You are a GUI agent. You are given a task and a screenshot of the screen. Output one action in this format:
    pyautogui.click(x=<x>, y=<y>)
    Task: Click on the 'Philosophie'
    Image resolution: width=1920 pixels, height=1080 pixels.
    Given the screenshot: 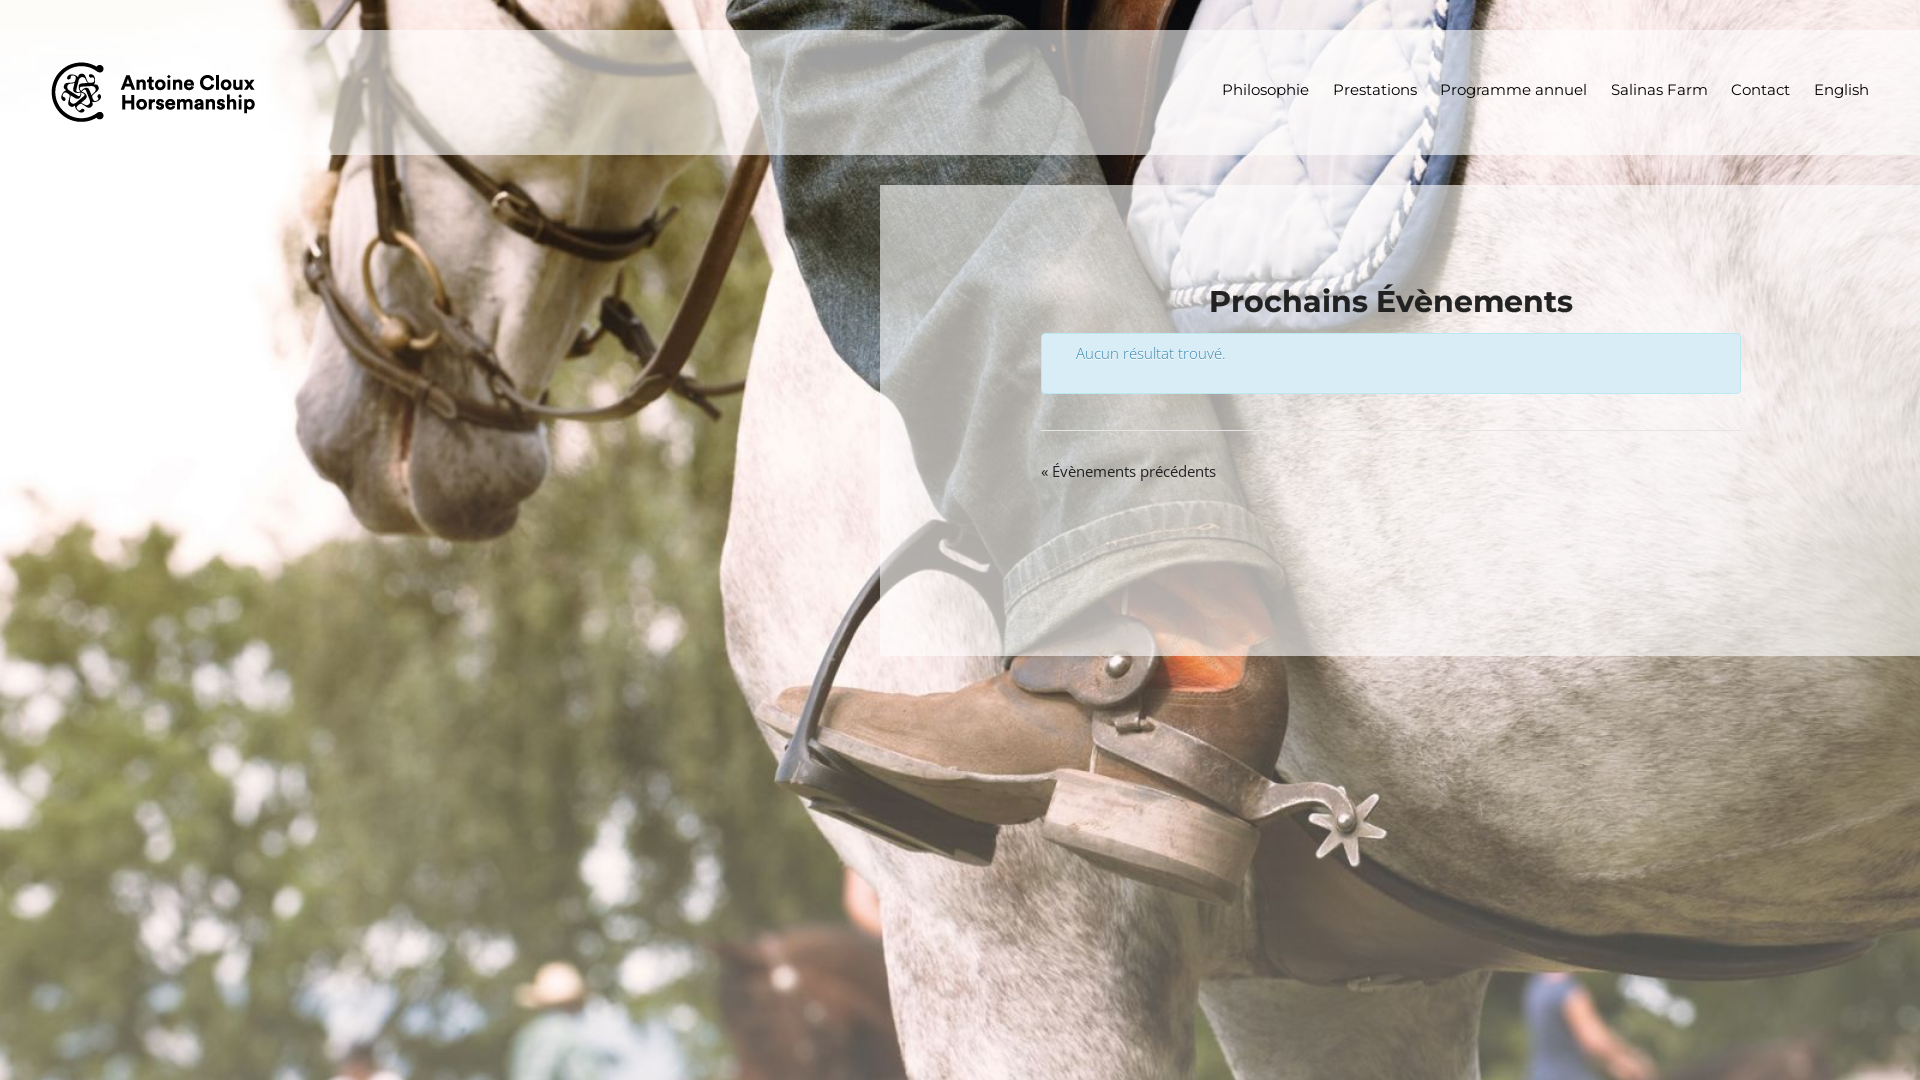 What is the action you would take?
    pyautogui.click(x=1265, y=90)
    